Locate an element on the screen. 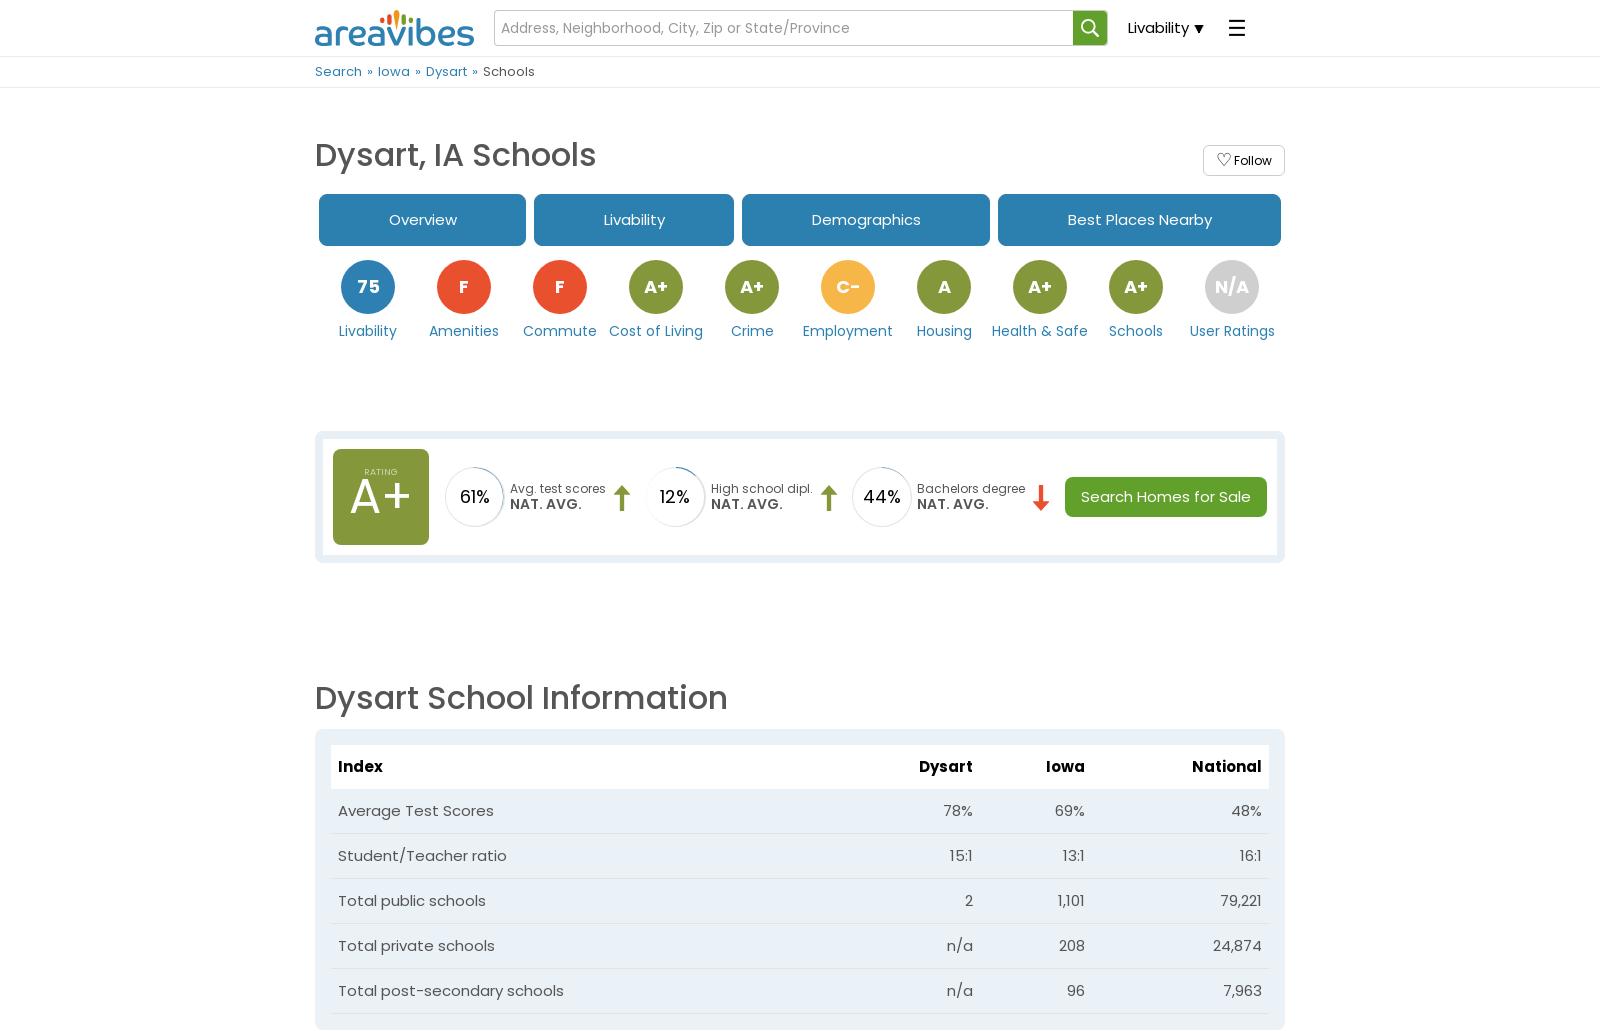  '96' is located at coordinates (1075, 988).